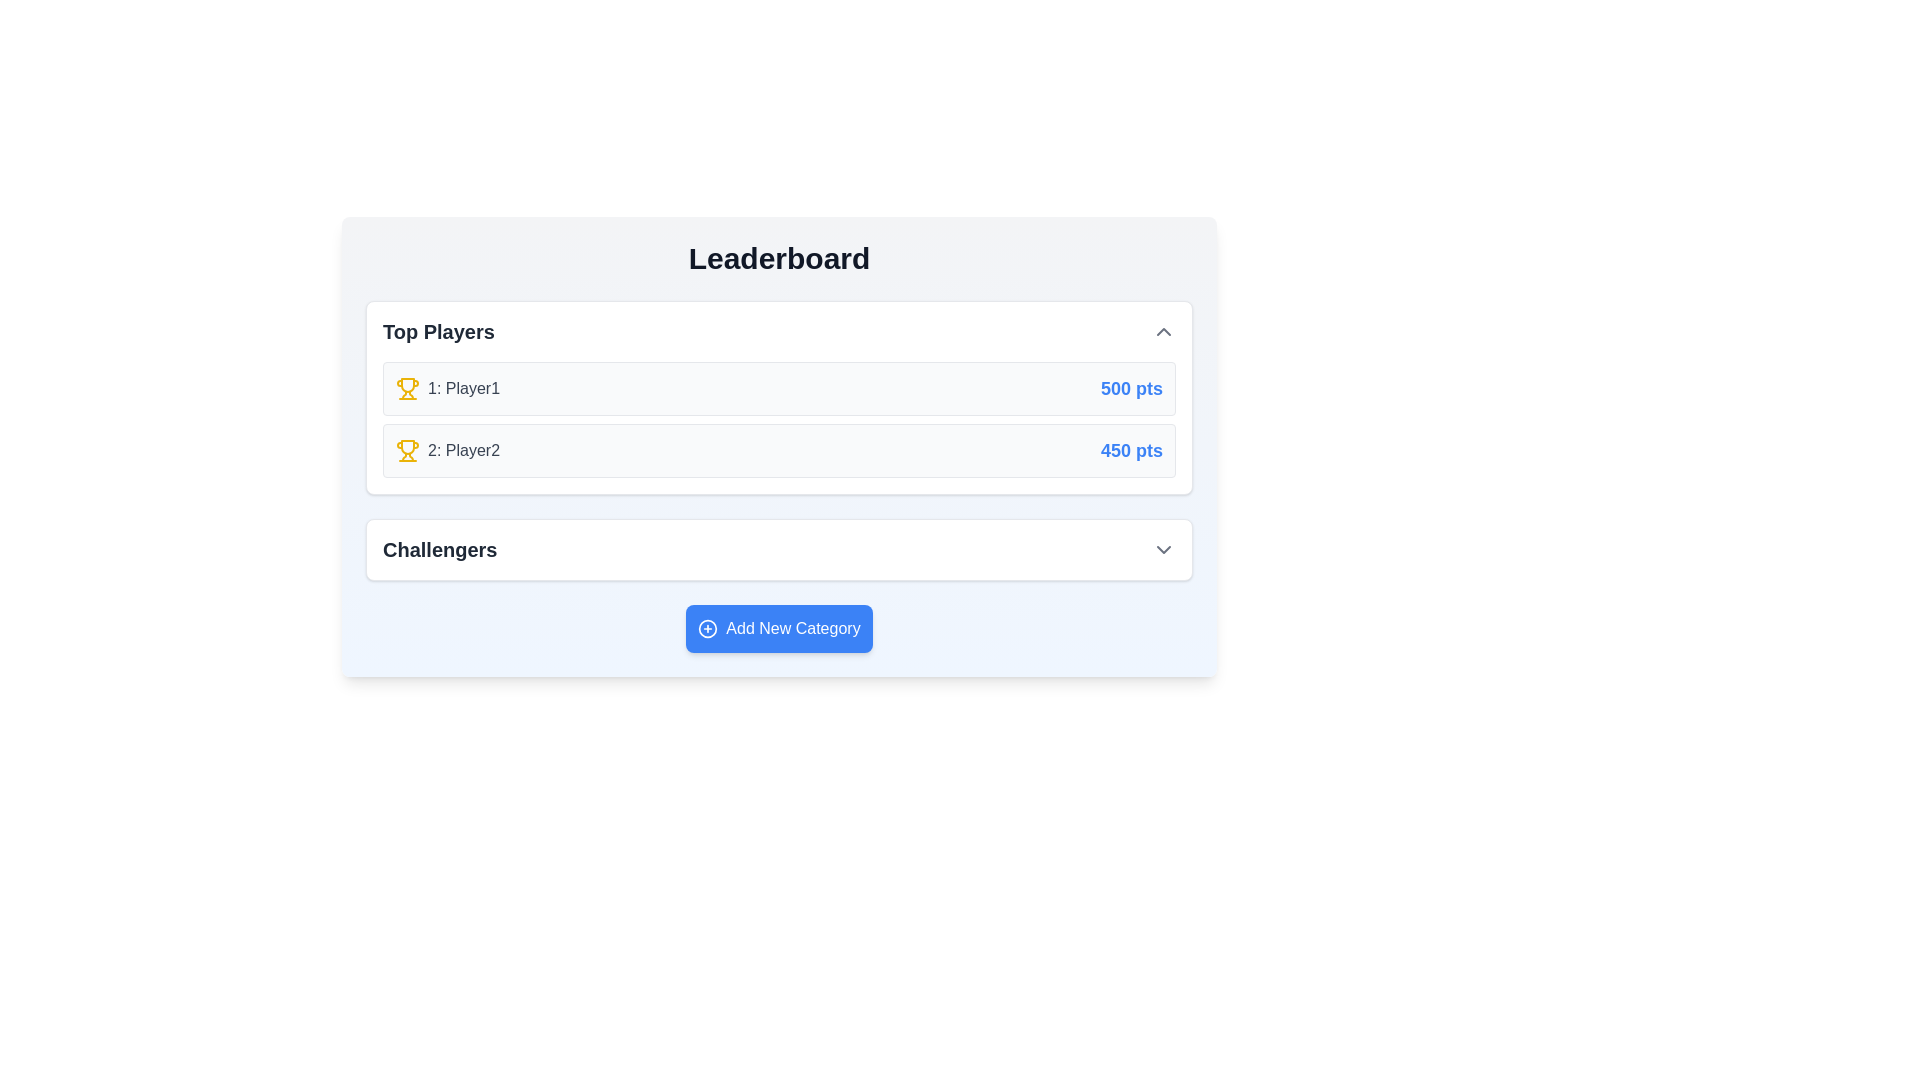  Describe the element at coordinates (407, 446) in the screenshot. I see `the trophy icon segment located to the left of the text 'Player1' in the 'Top Players' section of the leaderboard interface` at that location.